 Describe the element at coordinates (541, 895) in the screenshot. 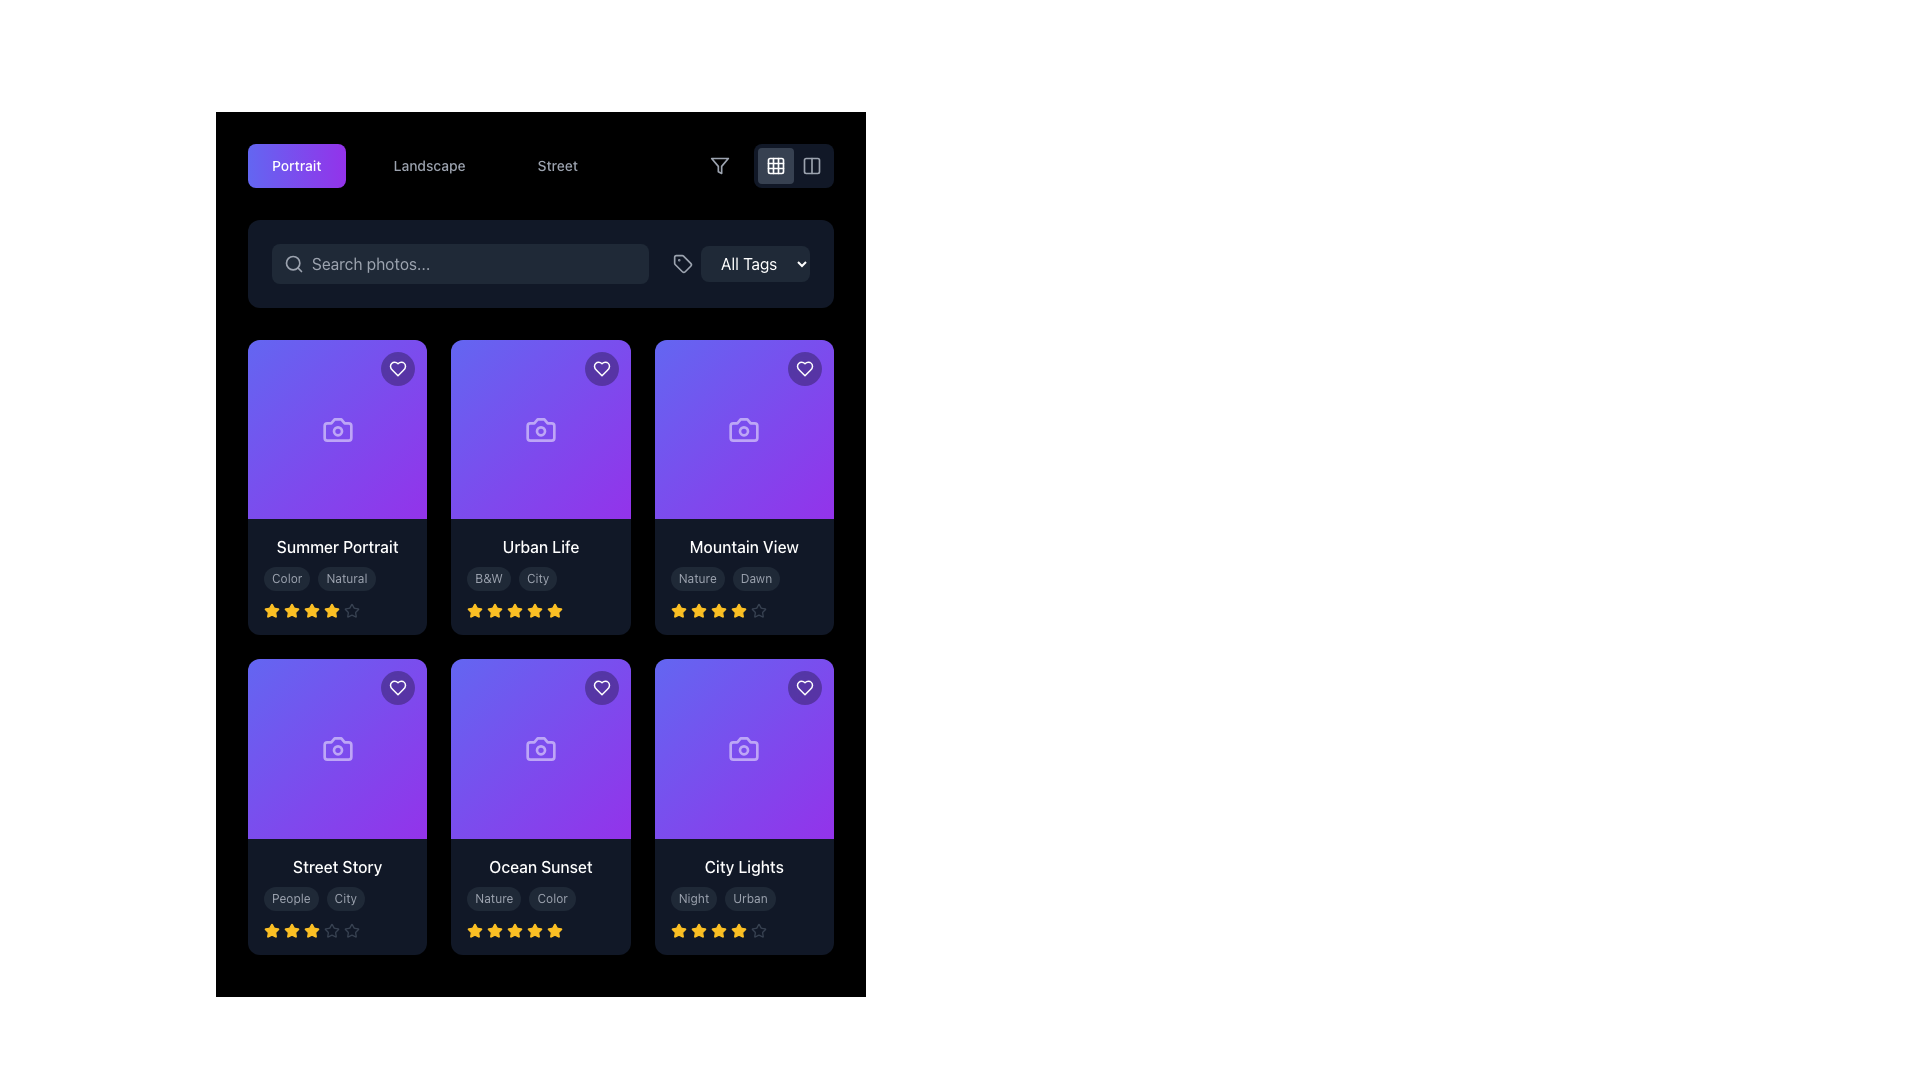

I see `the 'Color' tag, which is a small rounded rectangle with a dark background and light text, located below the title 'Ocean Sunset' in the card UI` at that location.